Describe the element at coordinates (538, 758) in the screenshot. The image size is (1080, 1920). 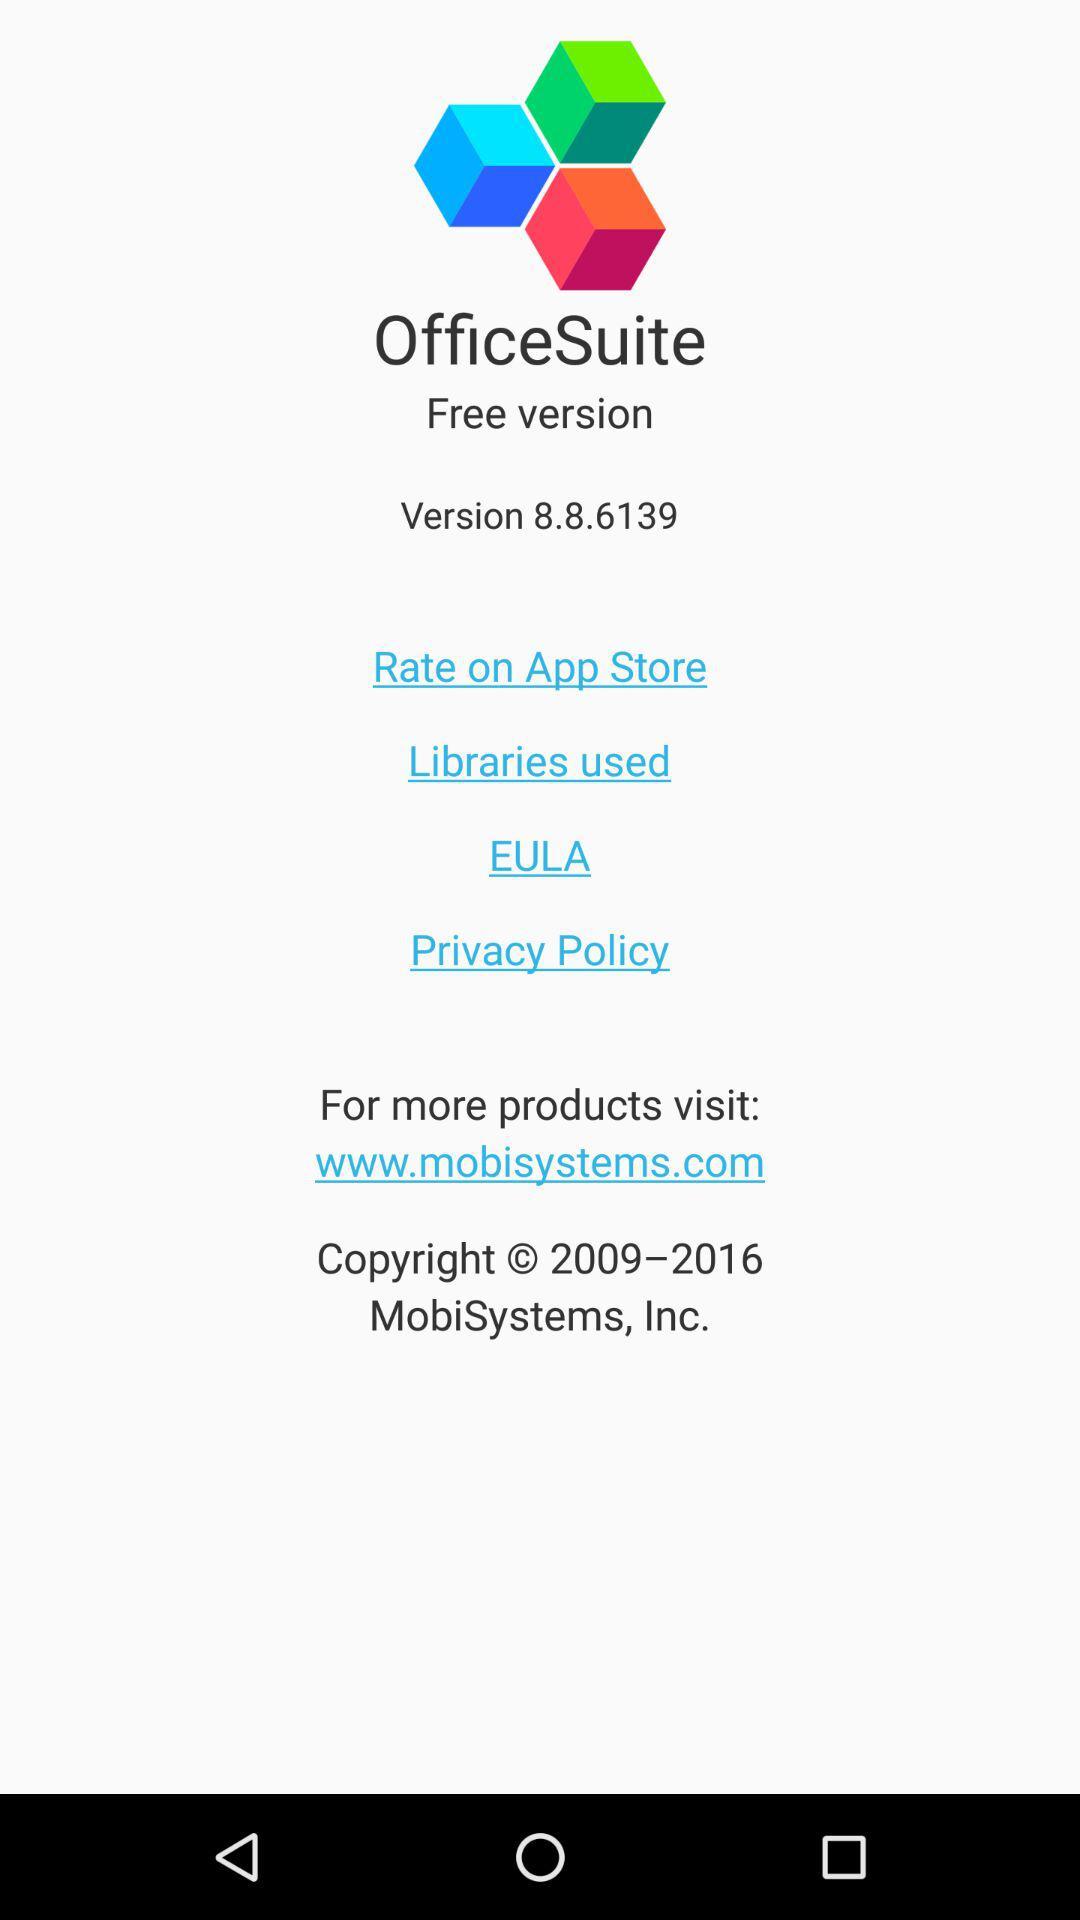
I see `item below the rate on app item` at that location.